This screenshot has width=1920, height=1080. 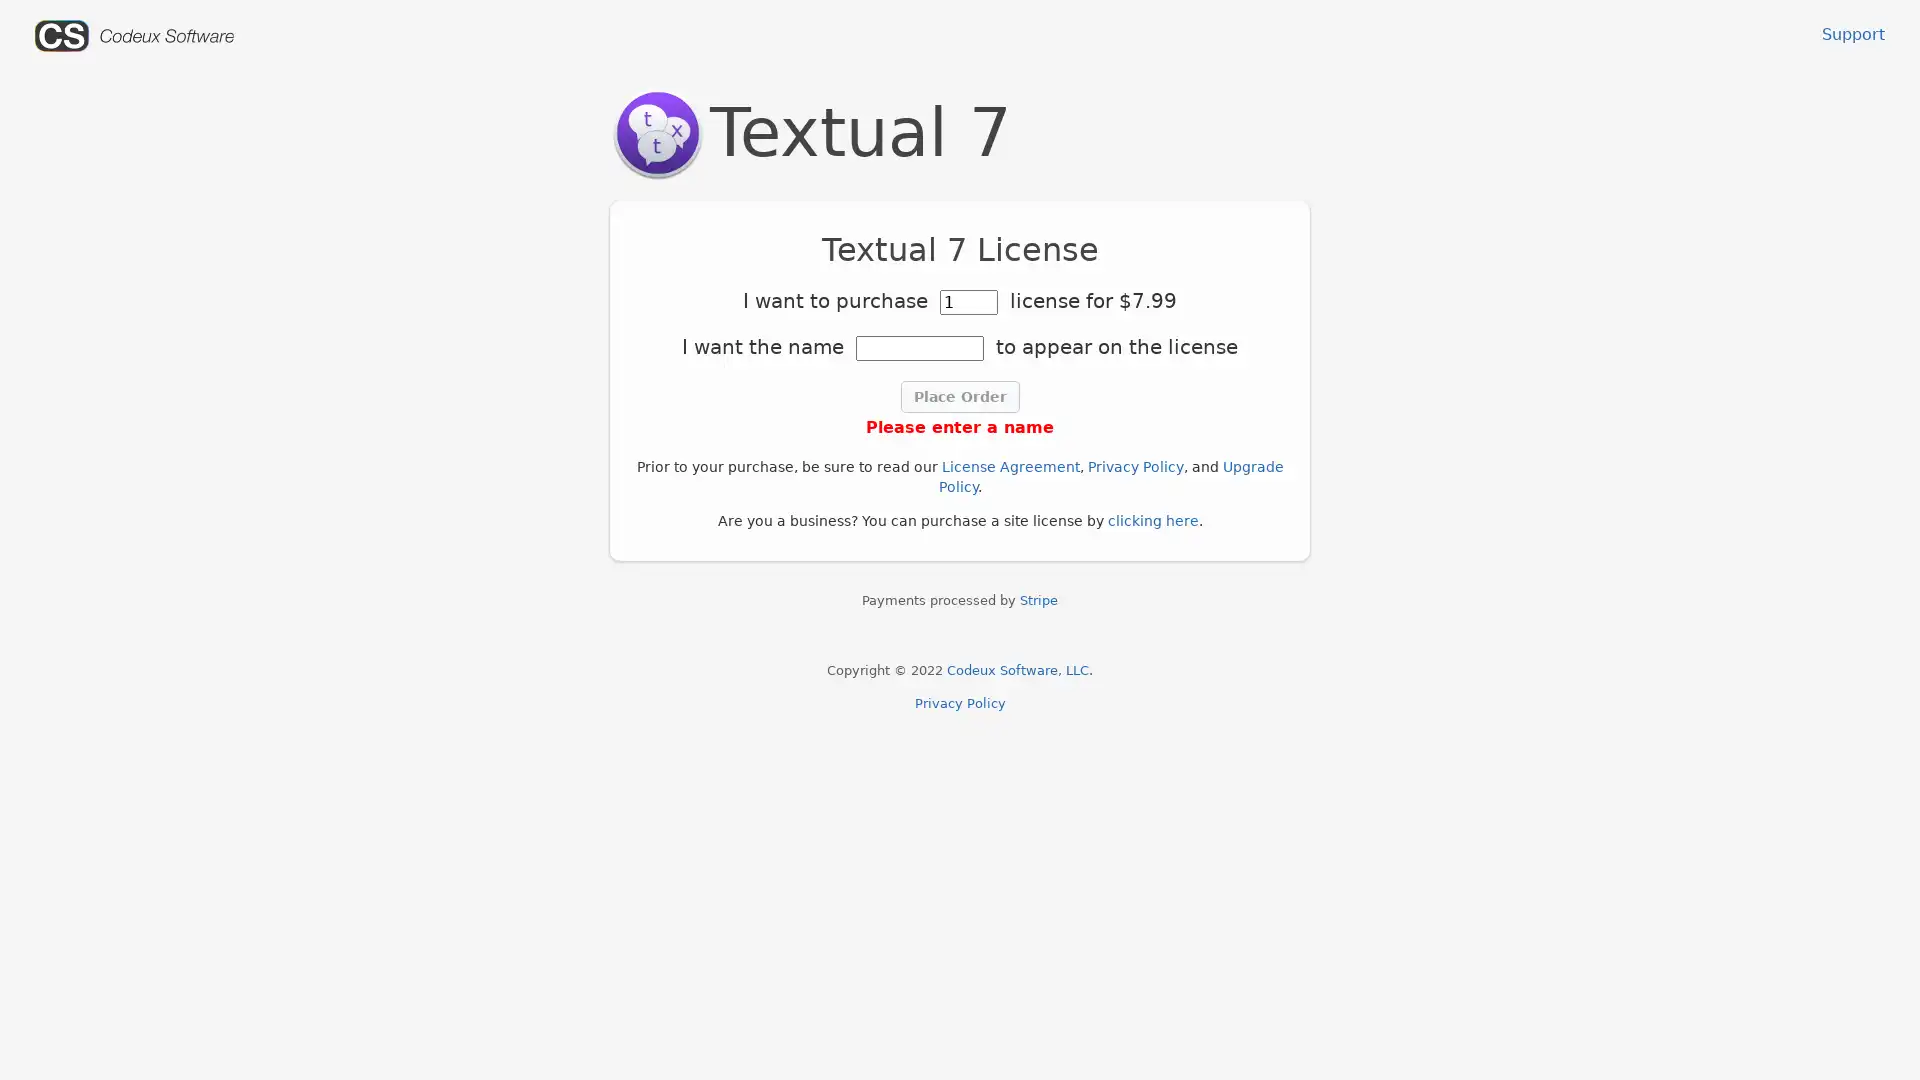 What do you see at coordinates (958, 397) in the screenshot?
I see `Place Order` at bounding box center [958, 397].